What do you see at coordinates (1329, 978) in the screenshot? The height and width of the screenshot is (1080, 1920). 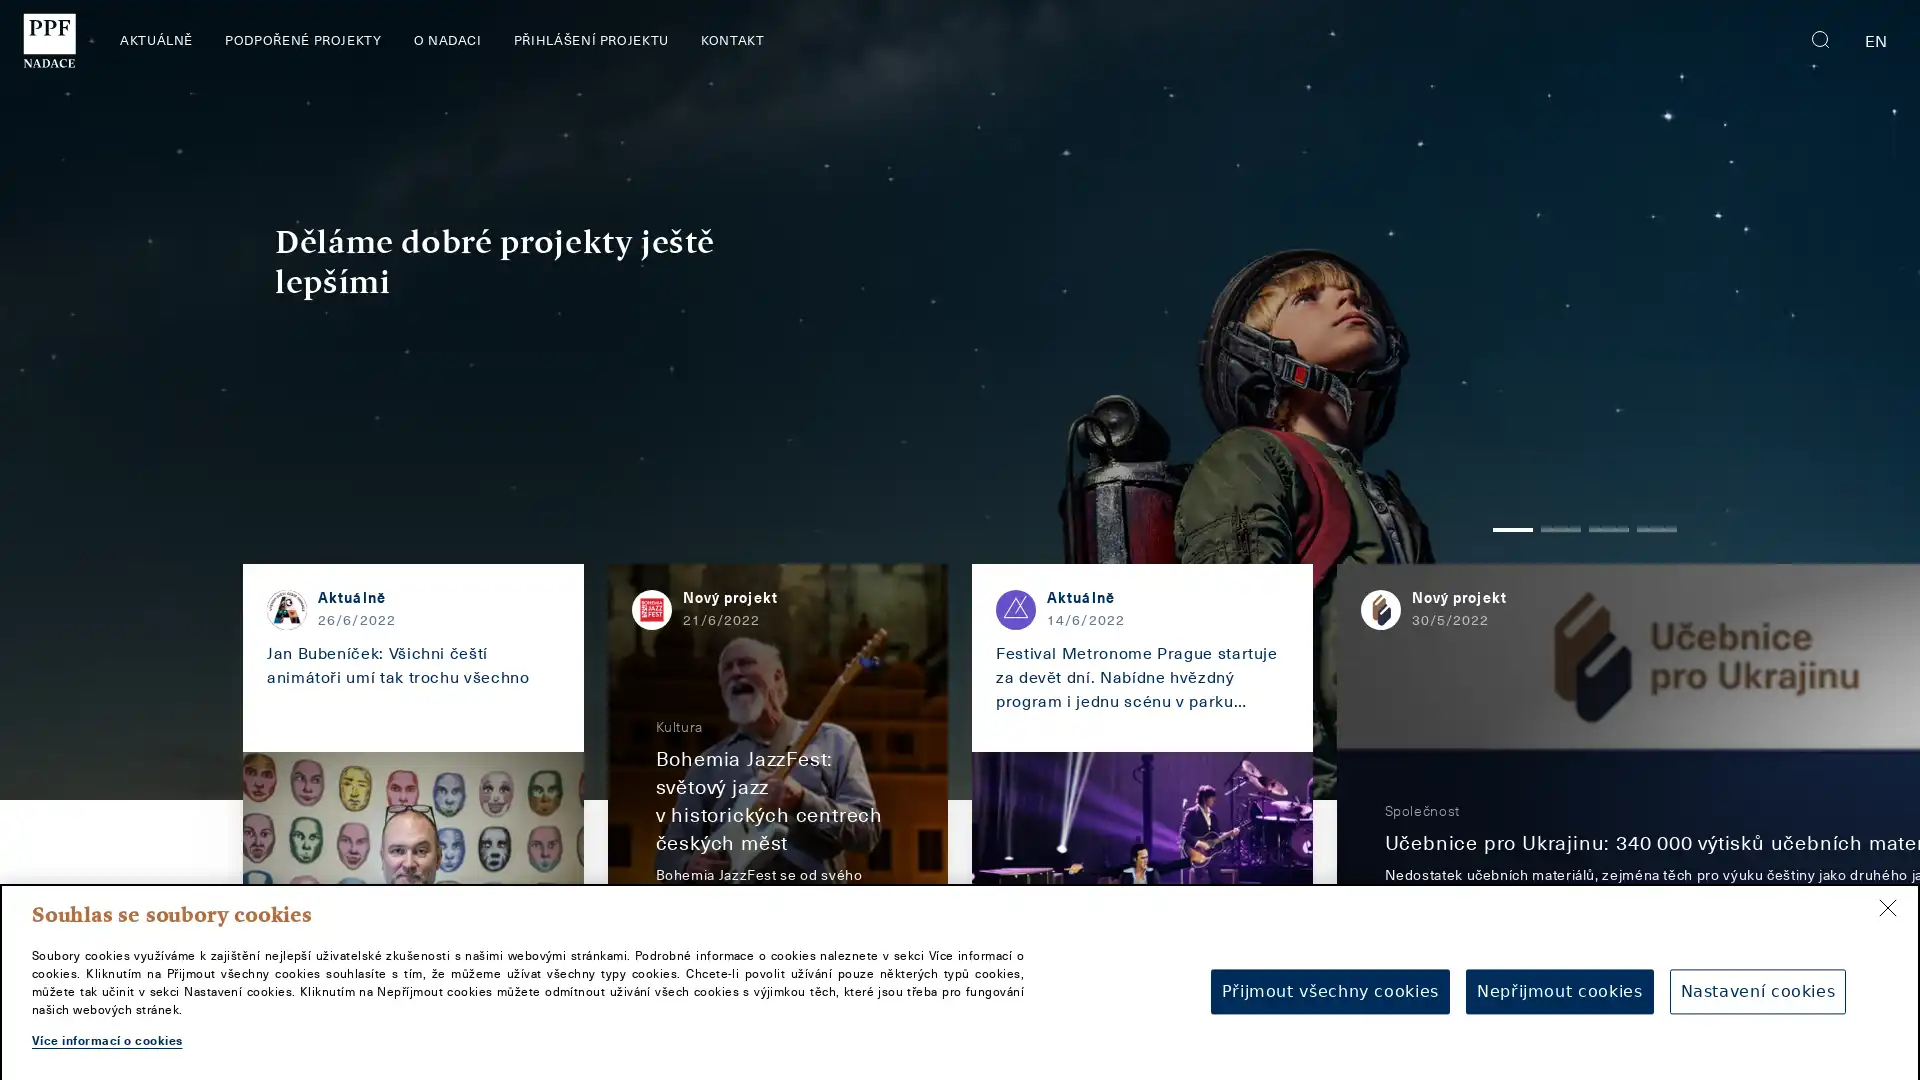 I see `Prijmout vsechny cookies` at bounding box center [1329, 978].